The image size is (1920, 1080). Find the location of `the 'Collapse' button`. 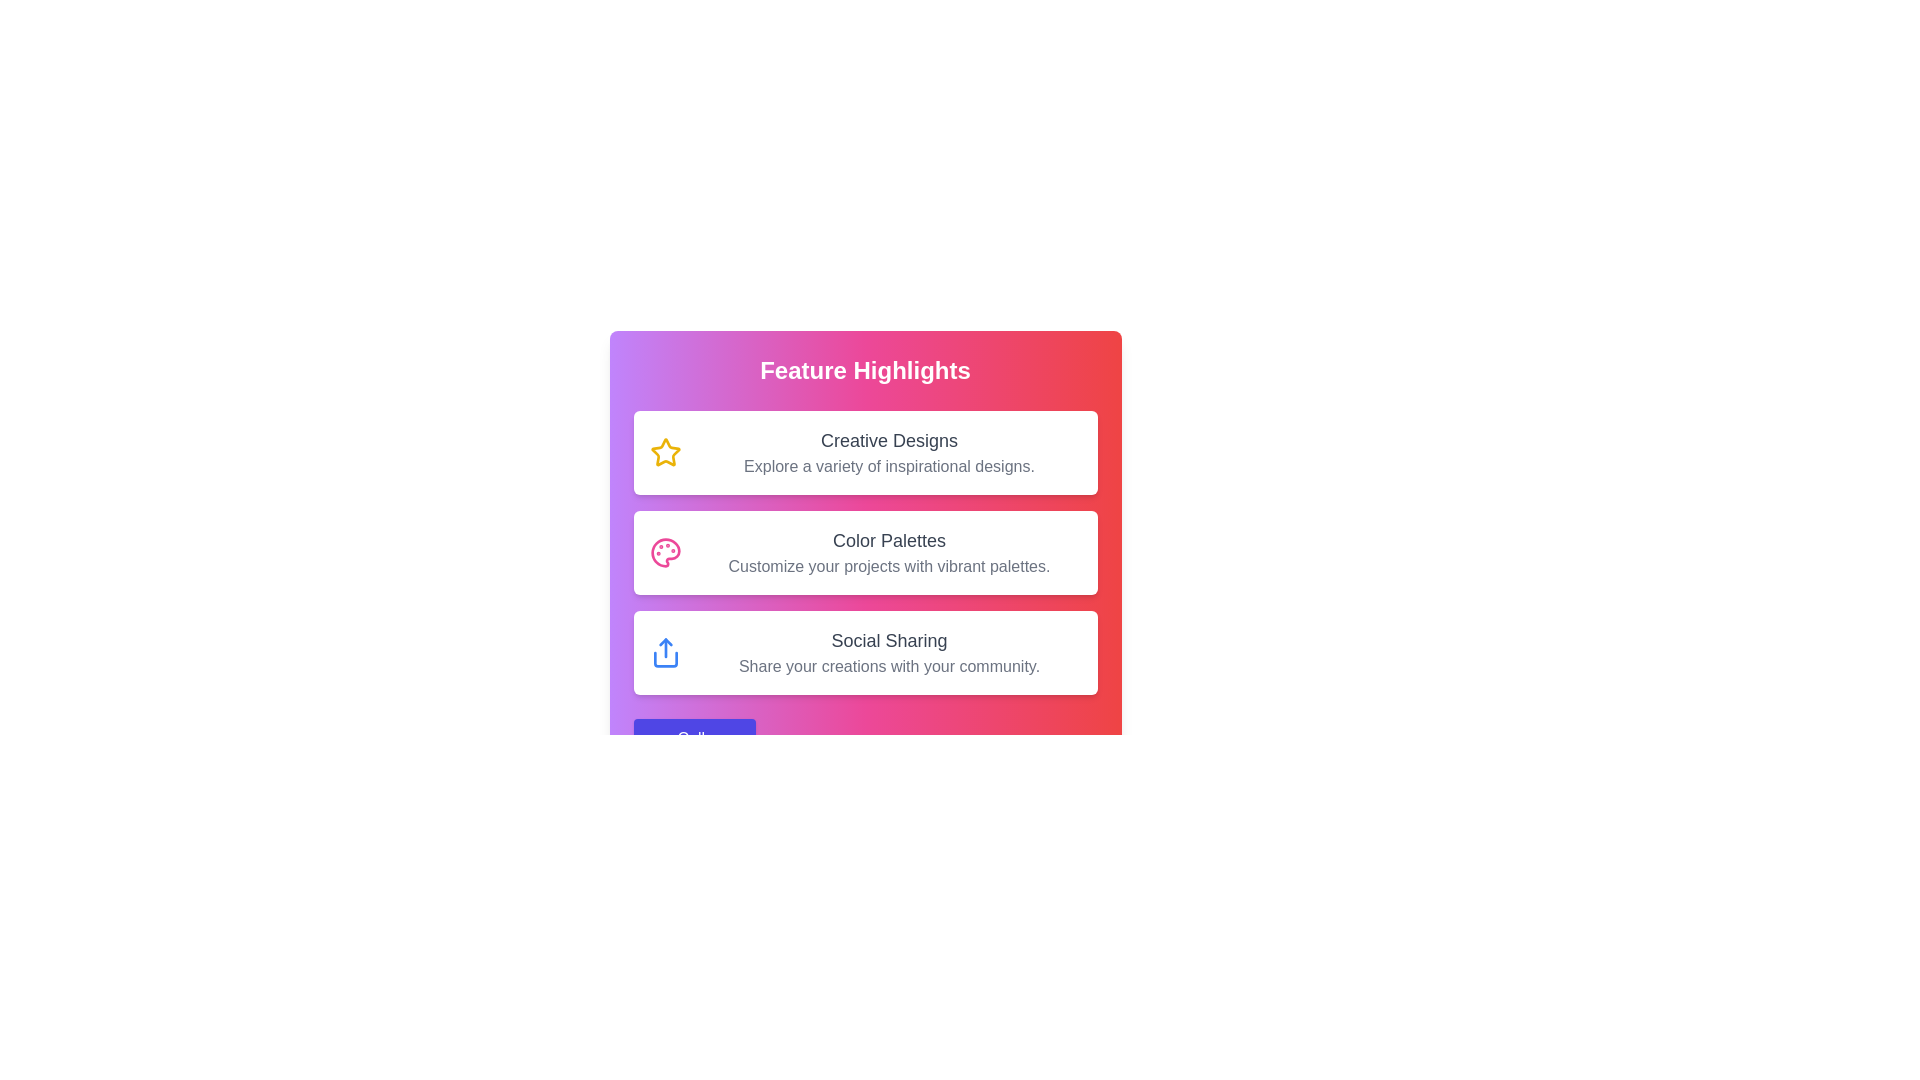

the 'Collapse' button is located at coordinates (659, 739).